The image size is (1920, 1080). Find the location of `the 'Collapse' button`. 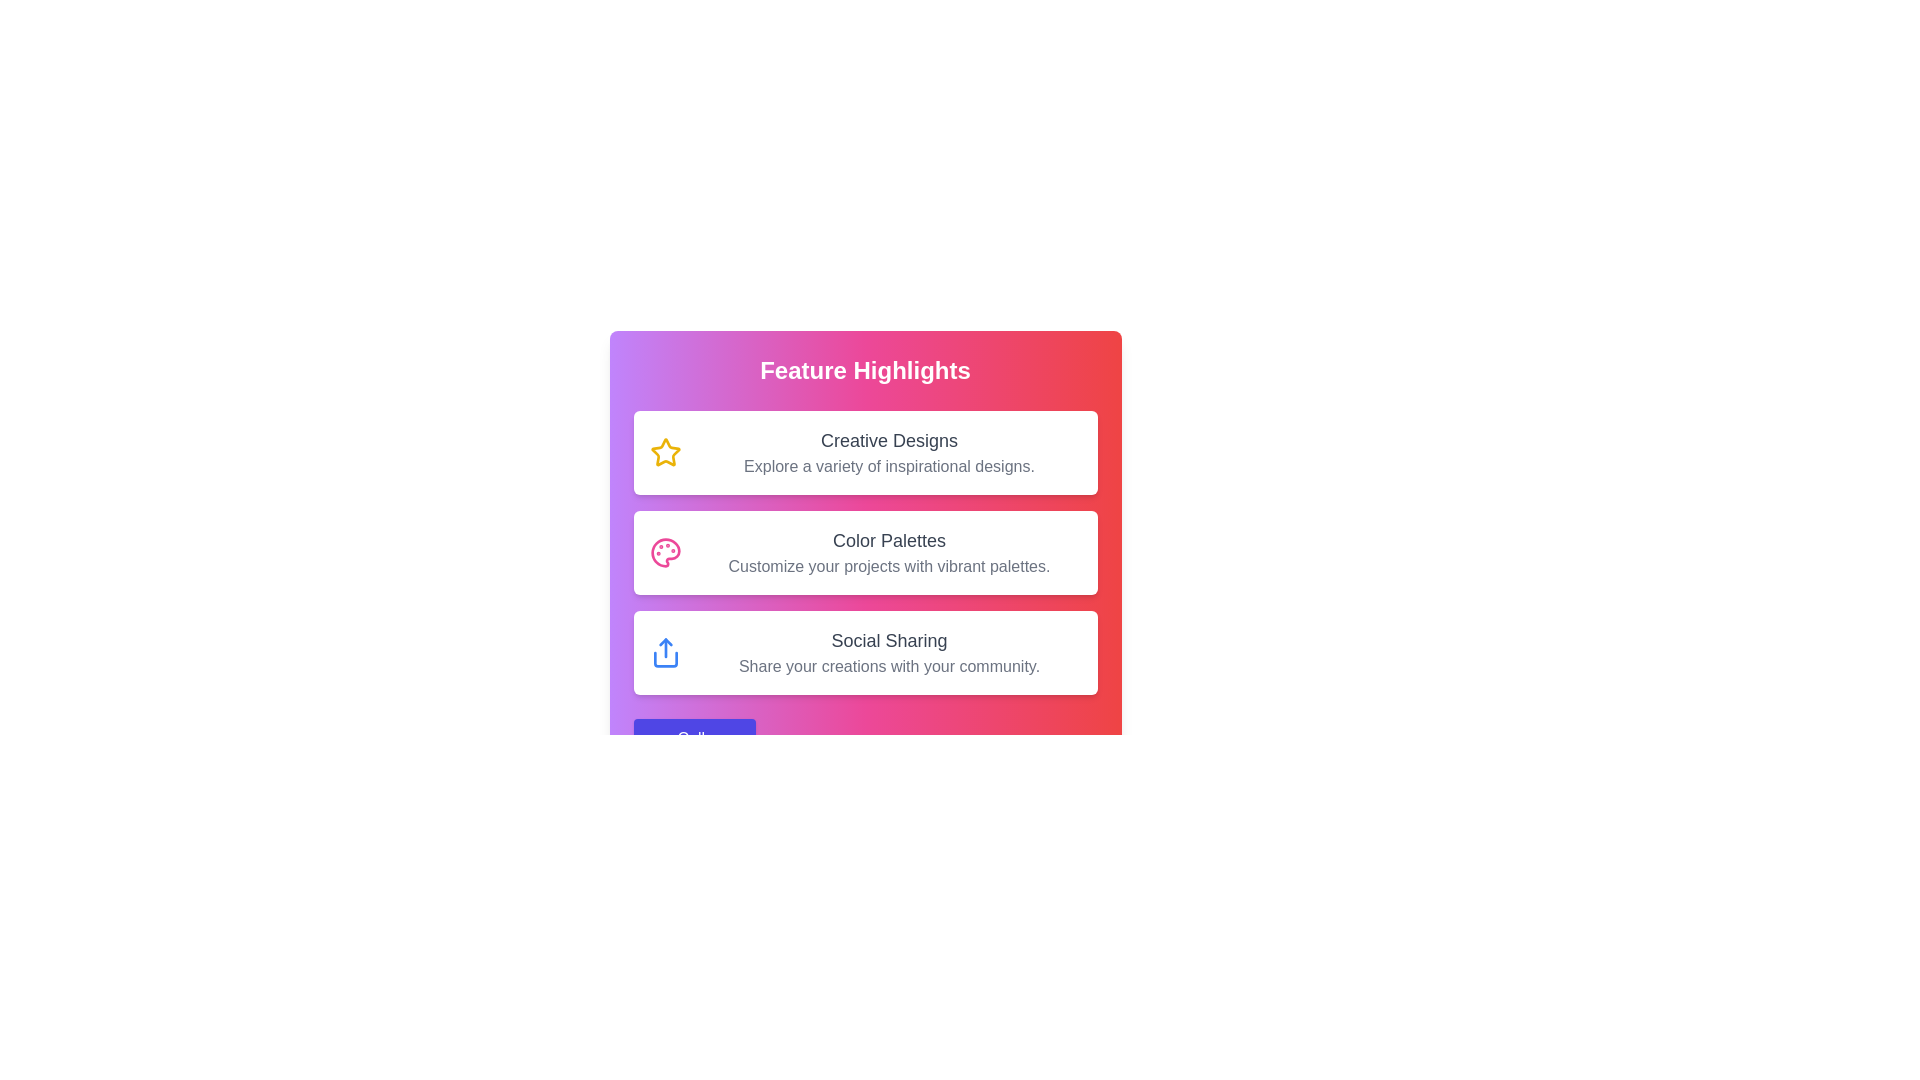

the 'Collapse' button is located at coordinates (659, 739).